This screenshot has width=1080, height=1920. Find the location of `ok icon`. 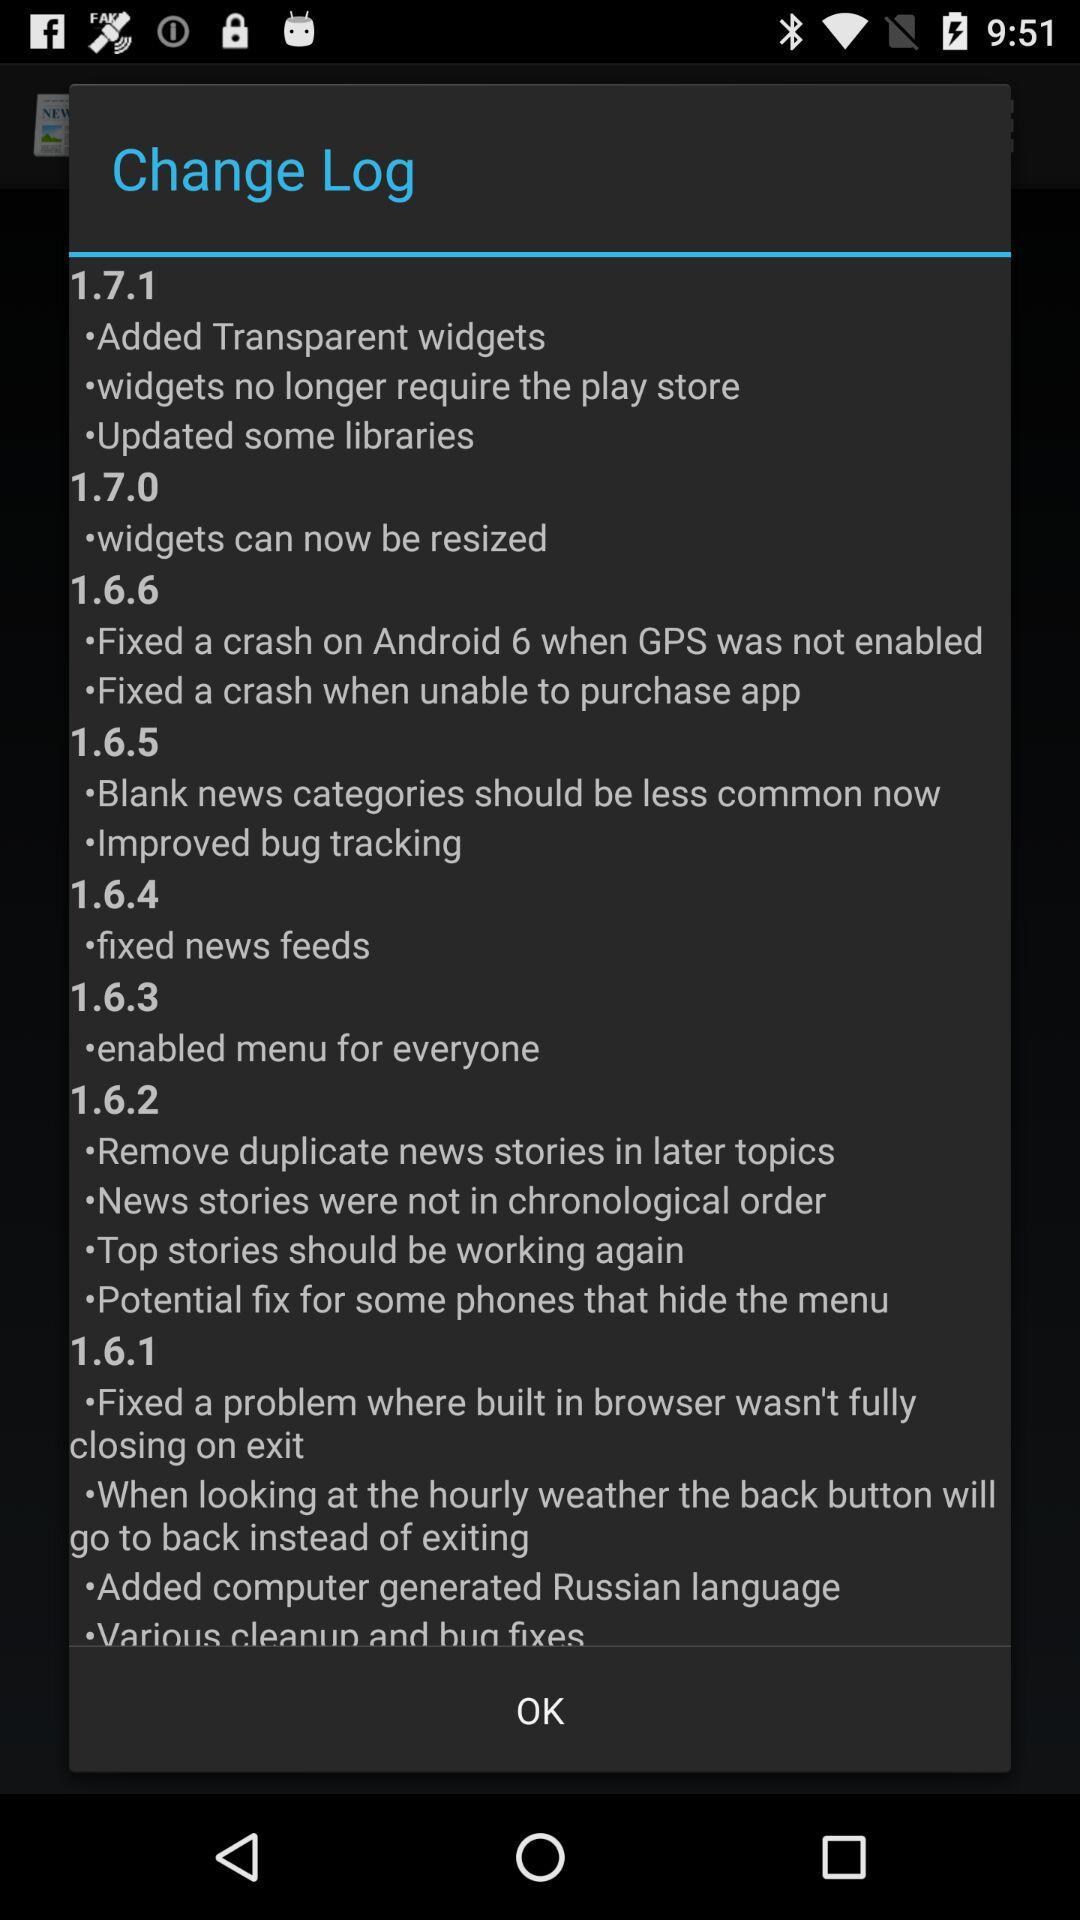

ok icon is located at coordinates (540, 1708).